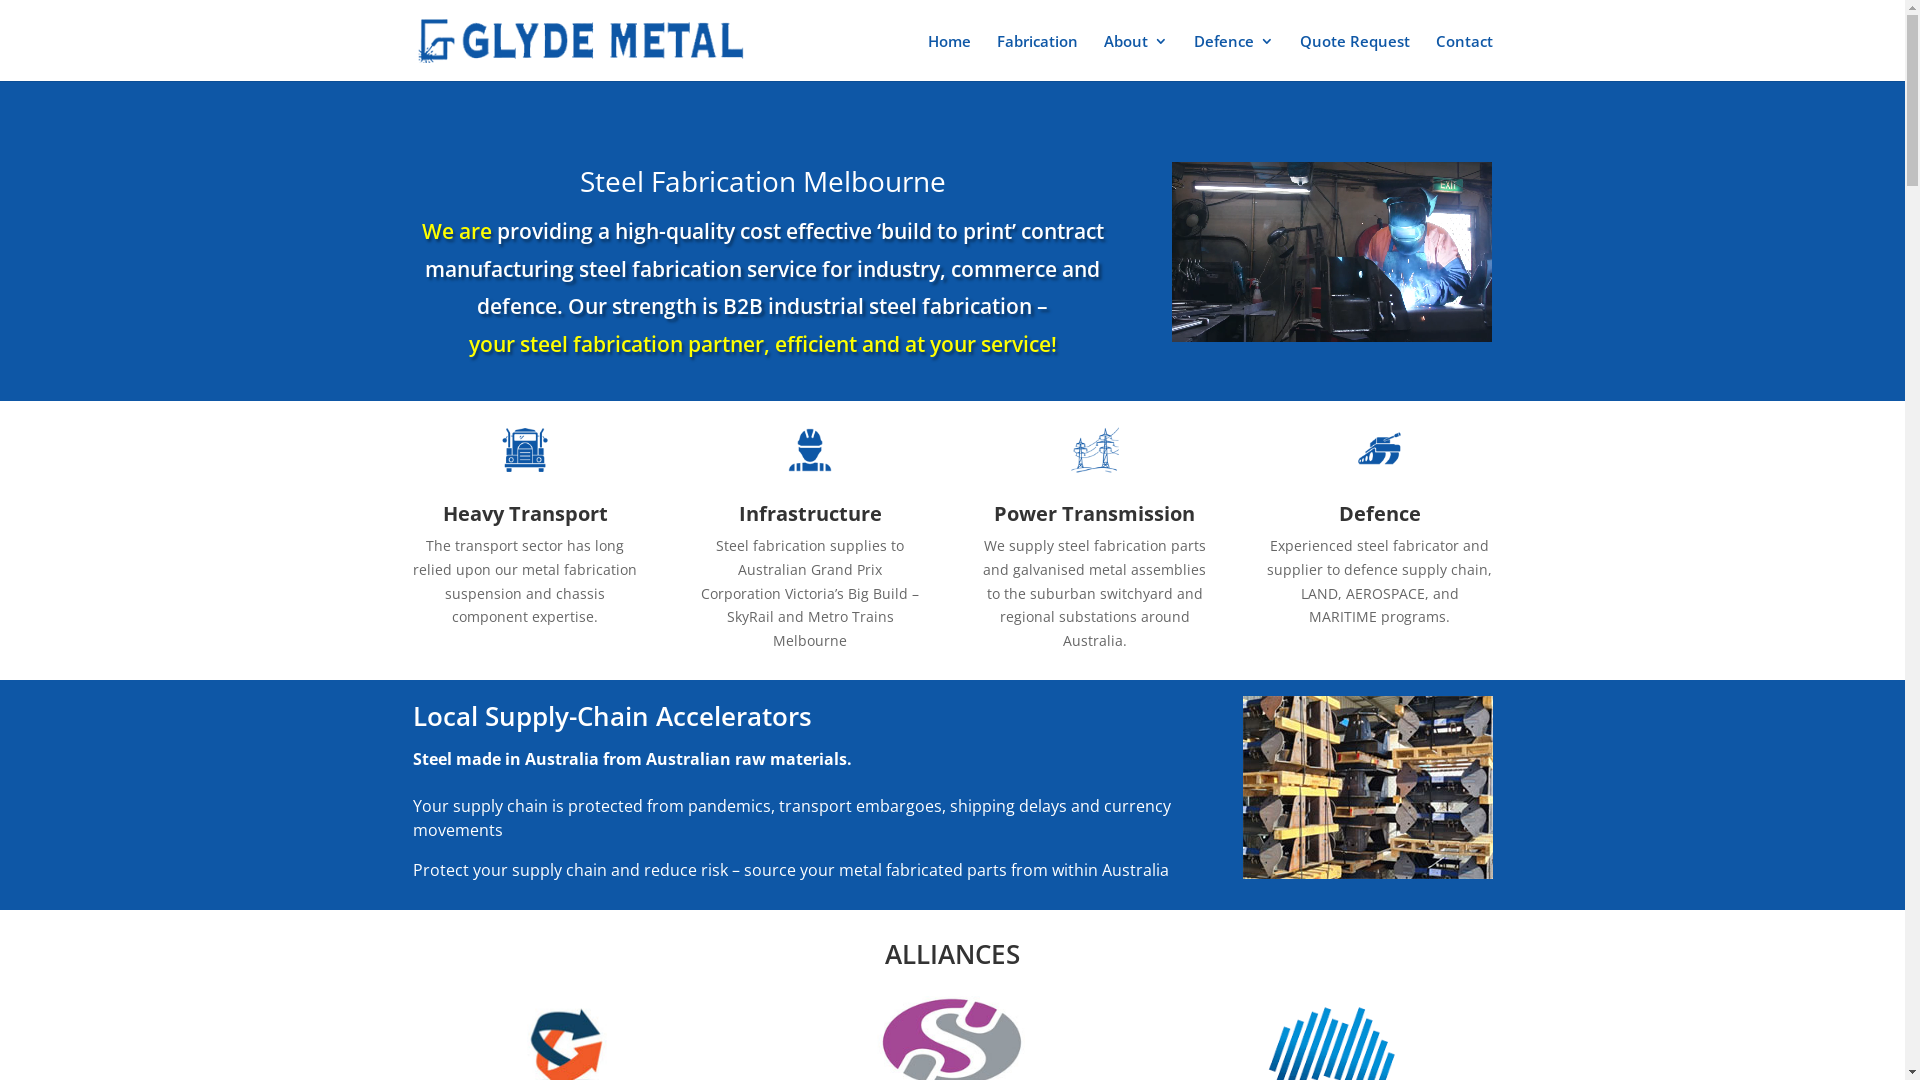  What do you see at coordinates (1036, 56) in the screenshot?
I see `'Fabrication'` at bounding box center [1036, 56].